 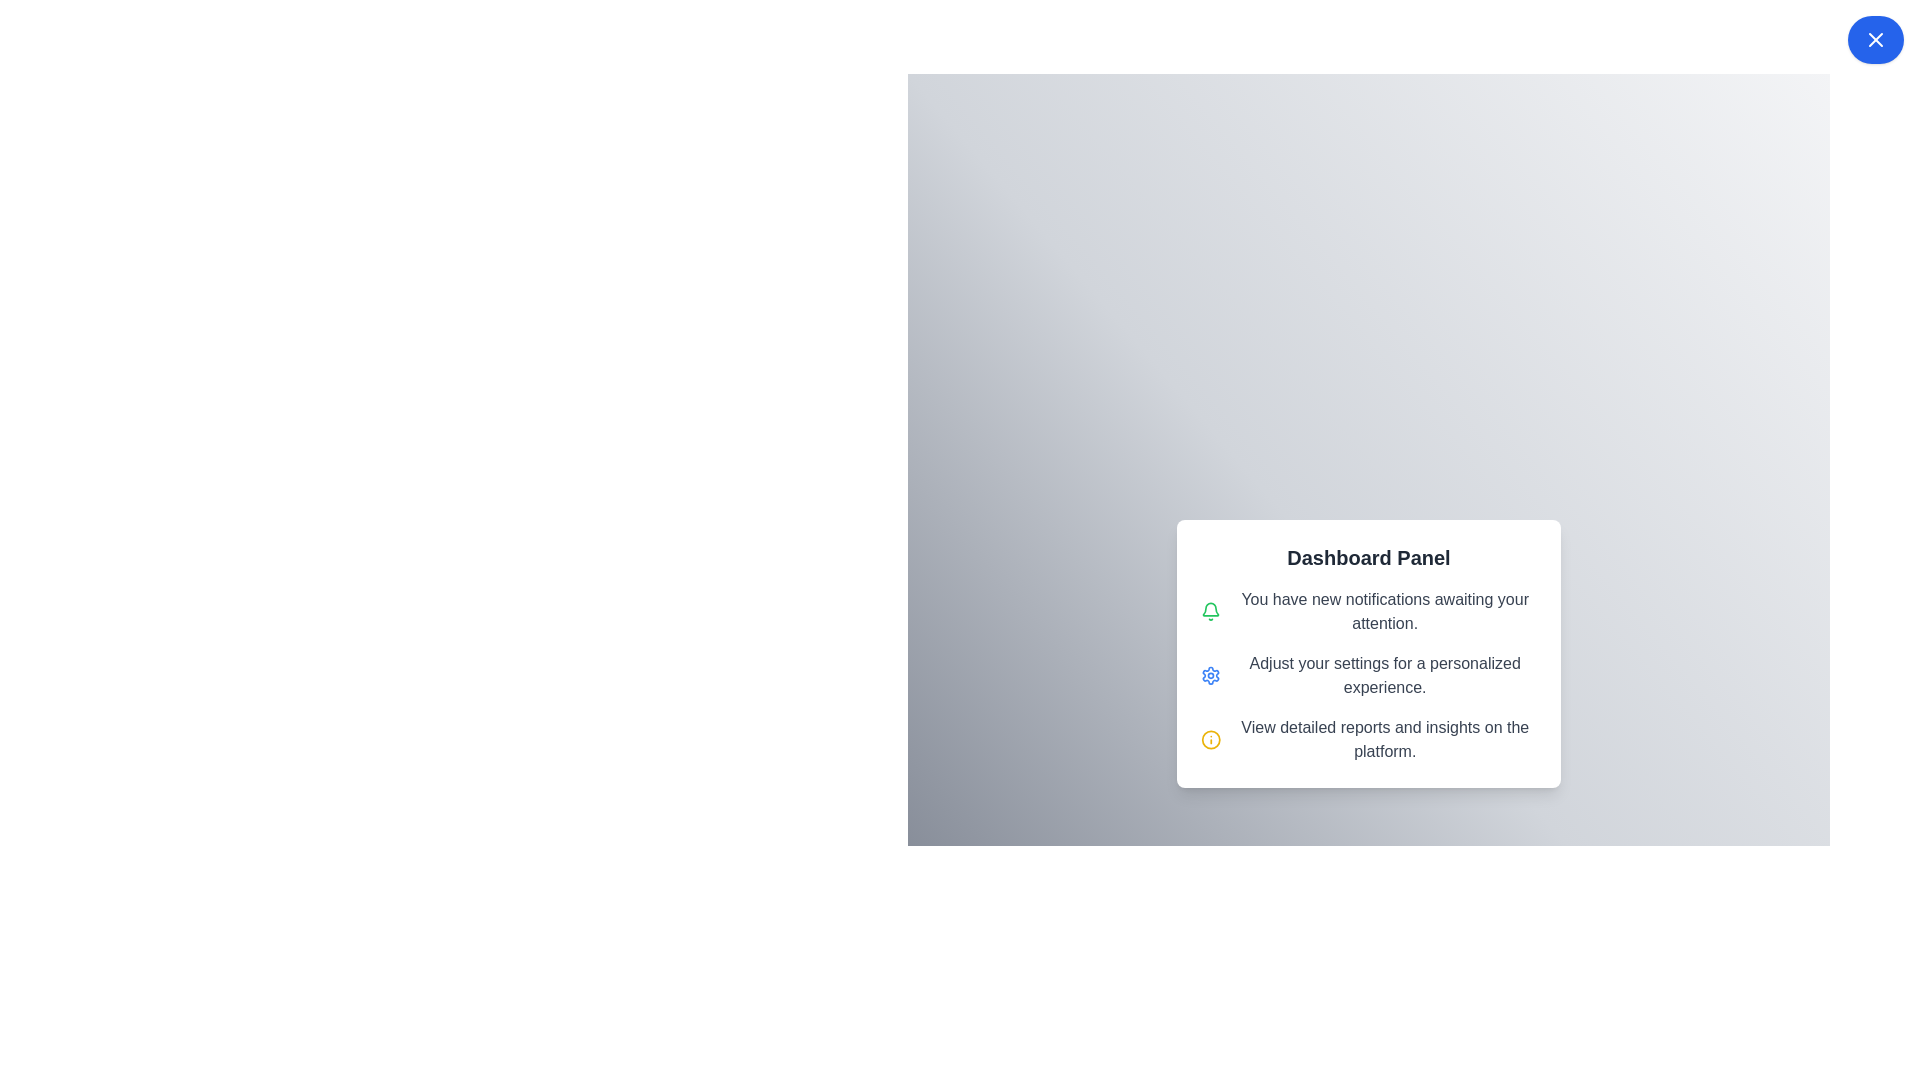 What do you see at coordinates (1210, 611) in the screenshot?
I see `the bell icon located in the 'Dashboard Panel' that indicates new notifications for the user` at bounding box center [1210, 611].